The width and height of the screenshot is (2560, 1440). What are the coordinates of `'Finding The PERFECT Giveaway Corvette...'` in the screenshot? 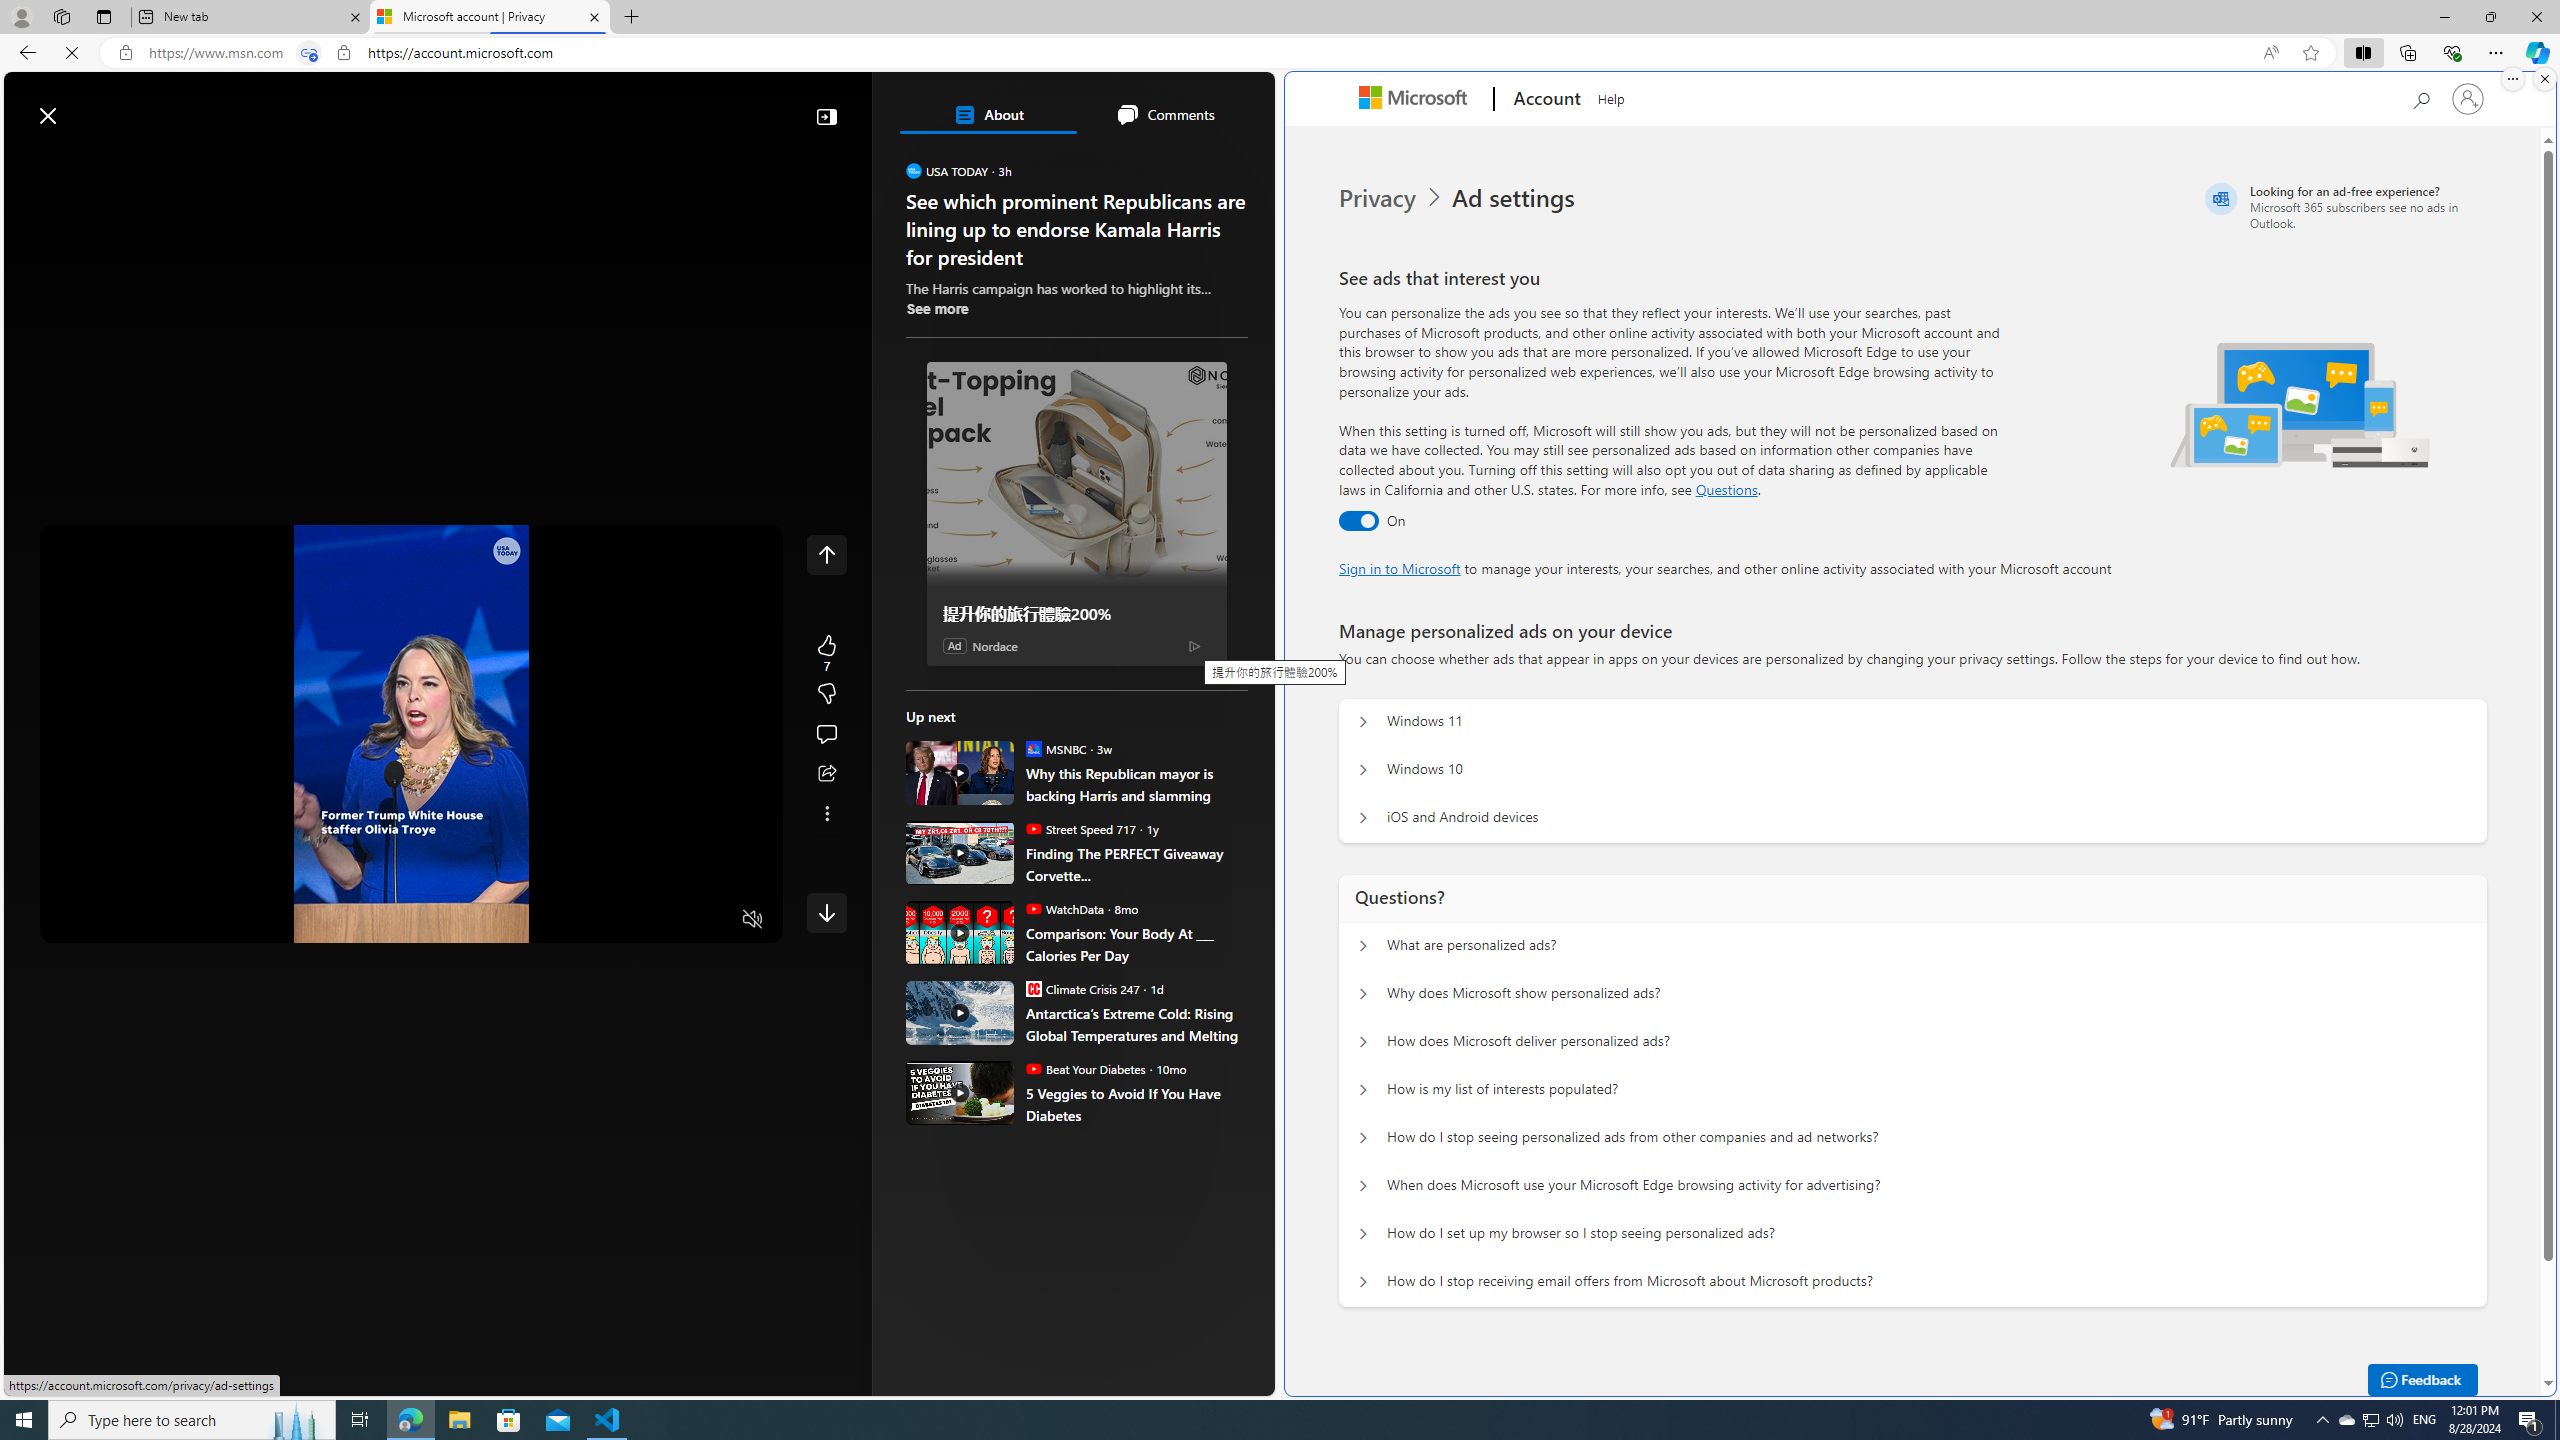 It's located at (1136, 863).